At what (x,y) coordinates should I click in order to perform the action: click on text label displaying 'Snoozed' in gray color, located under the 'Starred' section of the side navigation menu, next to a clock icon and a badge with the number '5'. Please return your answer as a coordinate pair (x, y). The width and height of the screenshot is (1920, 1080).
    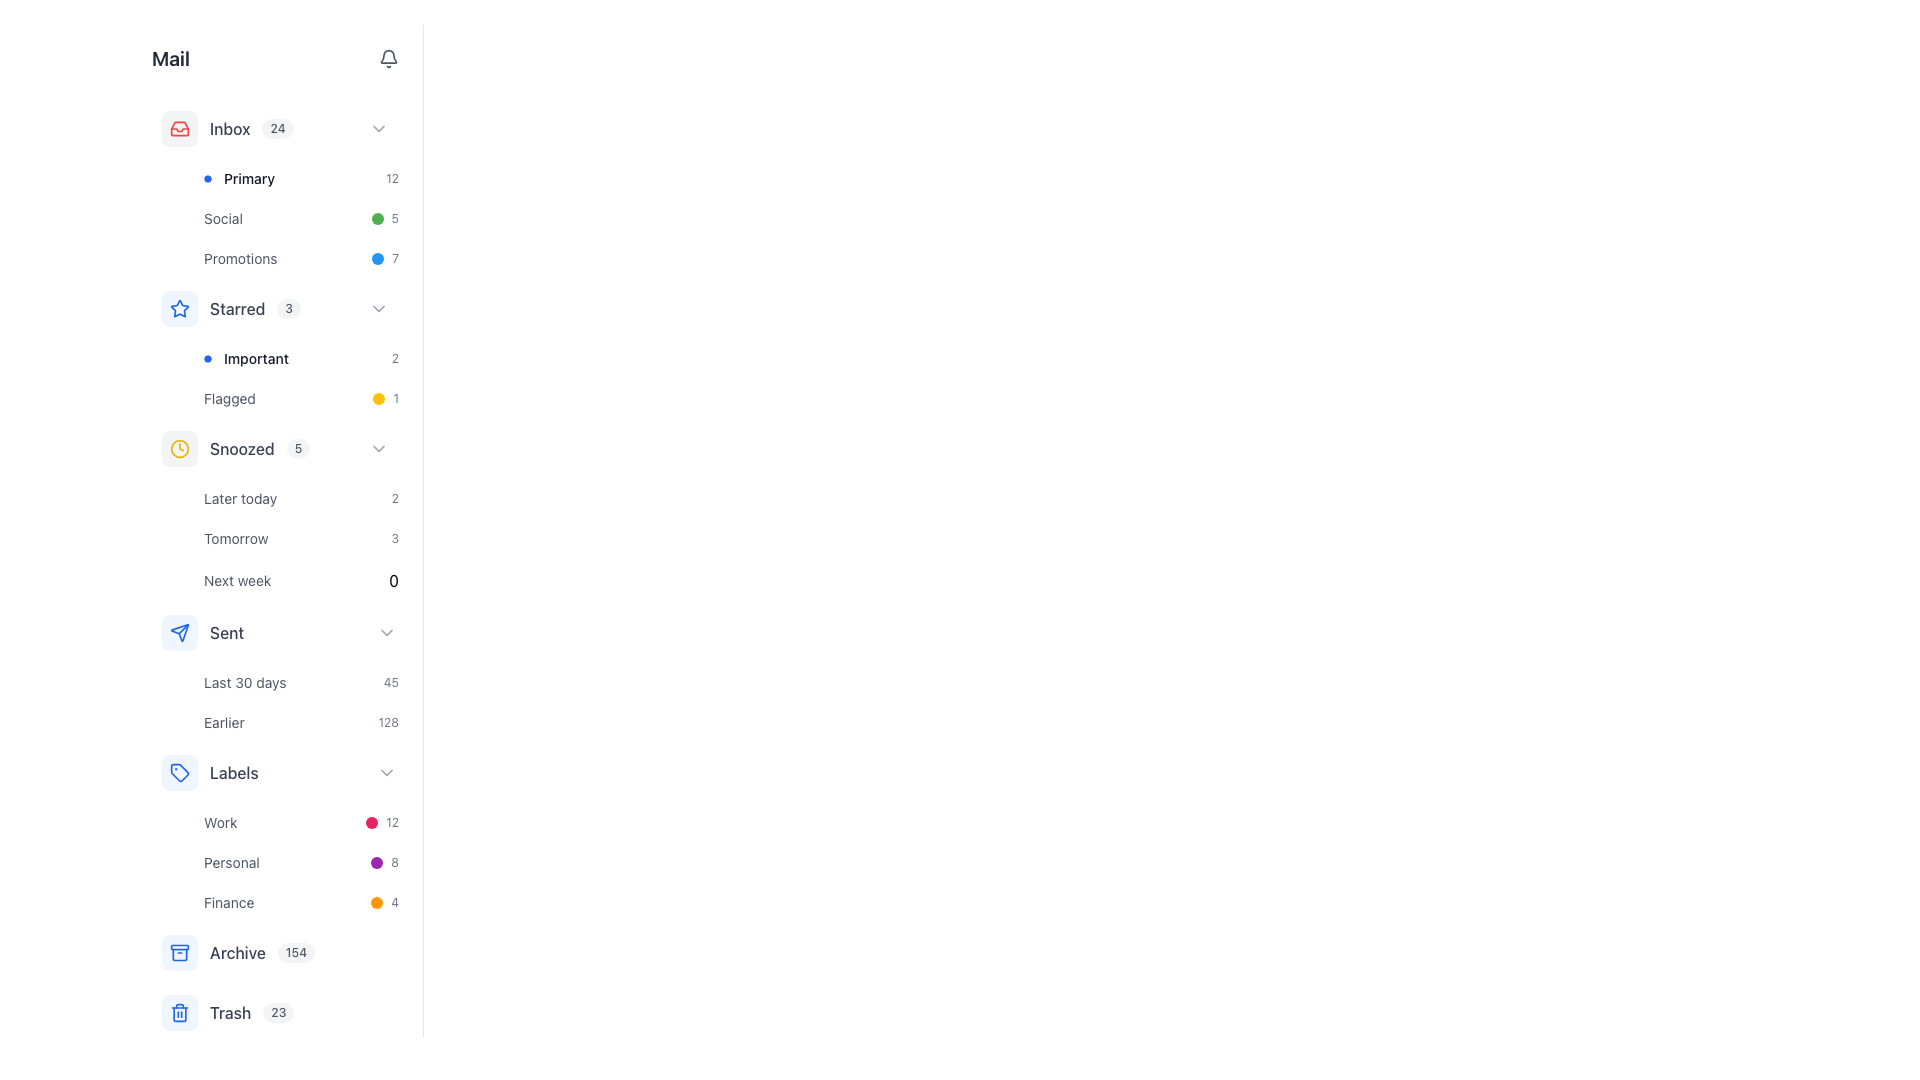
    Looking at the image, I should click on (241, 447).